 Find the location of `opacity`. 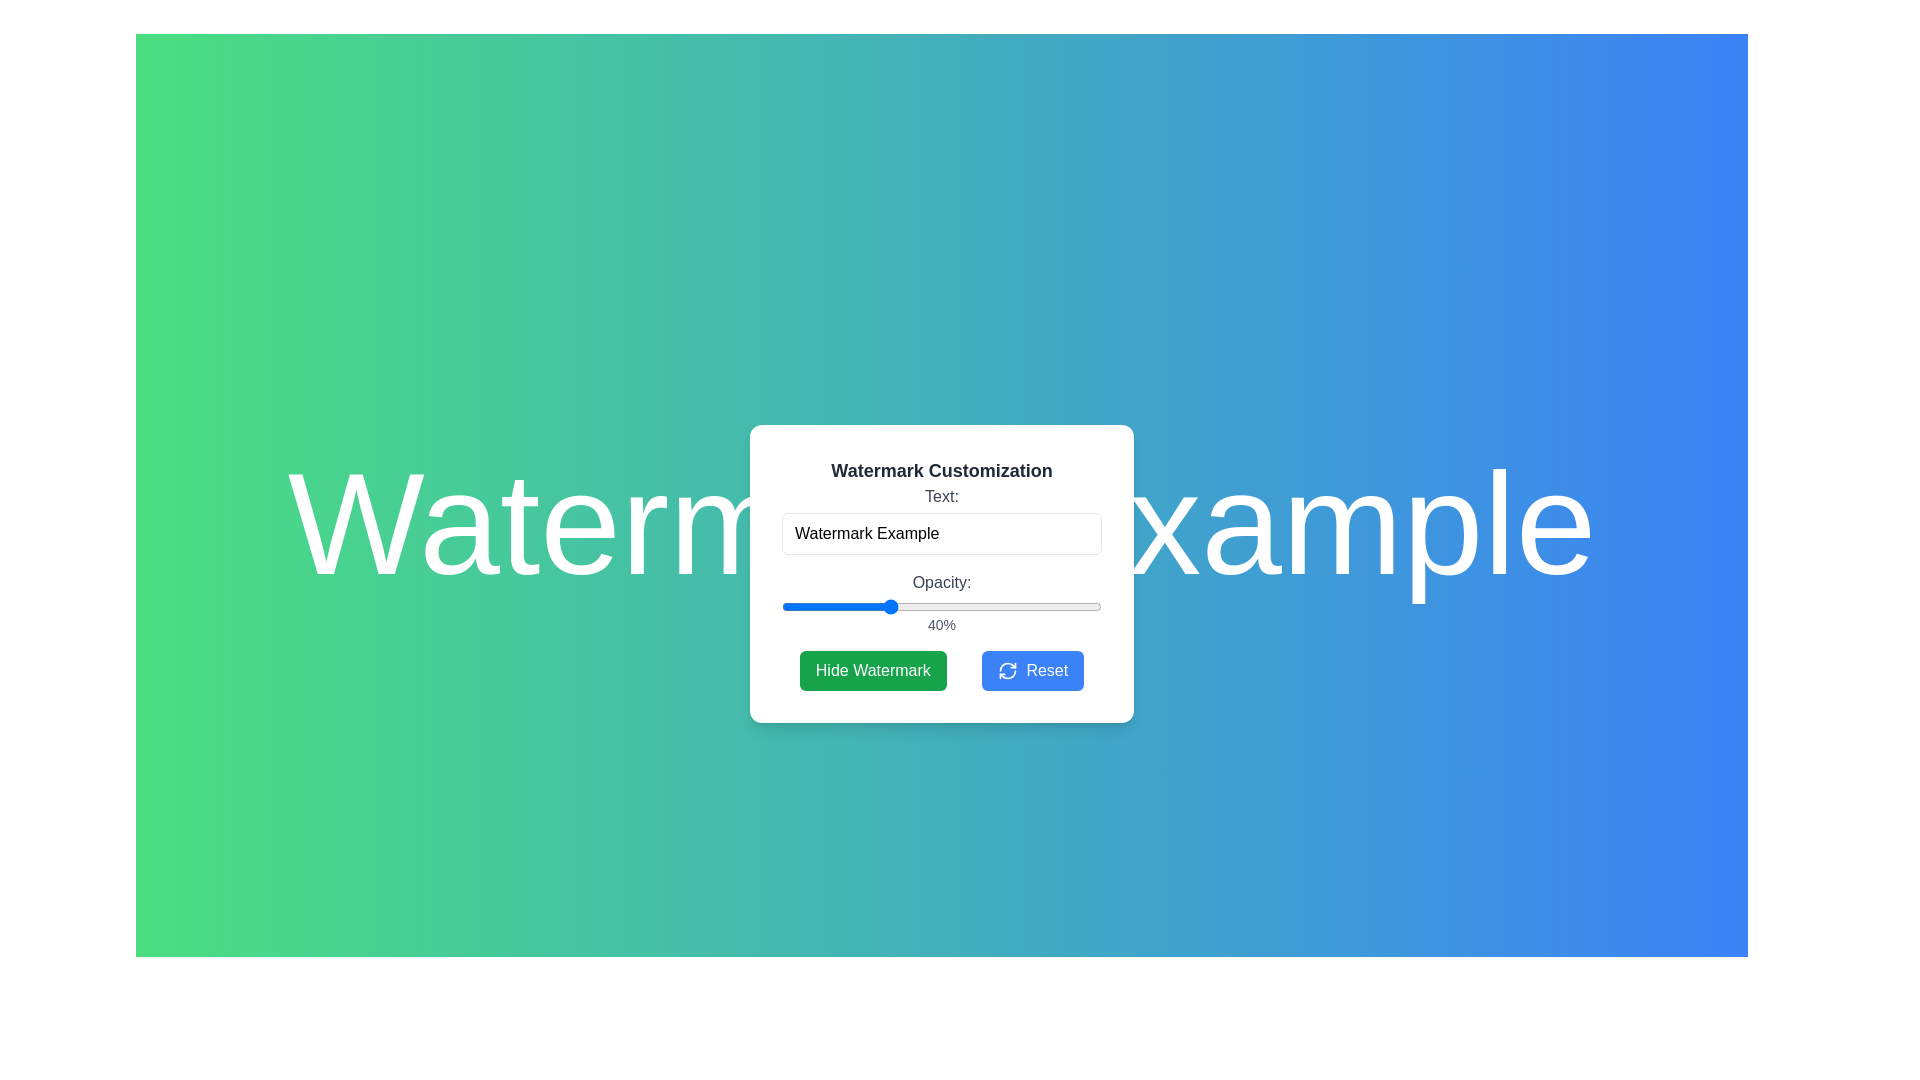

opacity is located at coordinates (1037, 605).